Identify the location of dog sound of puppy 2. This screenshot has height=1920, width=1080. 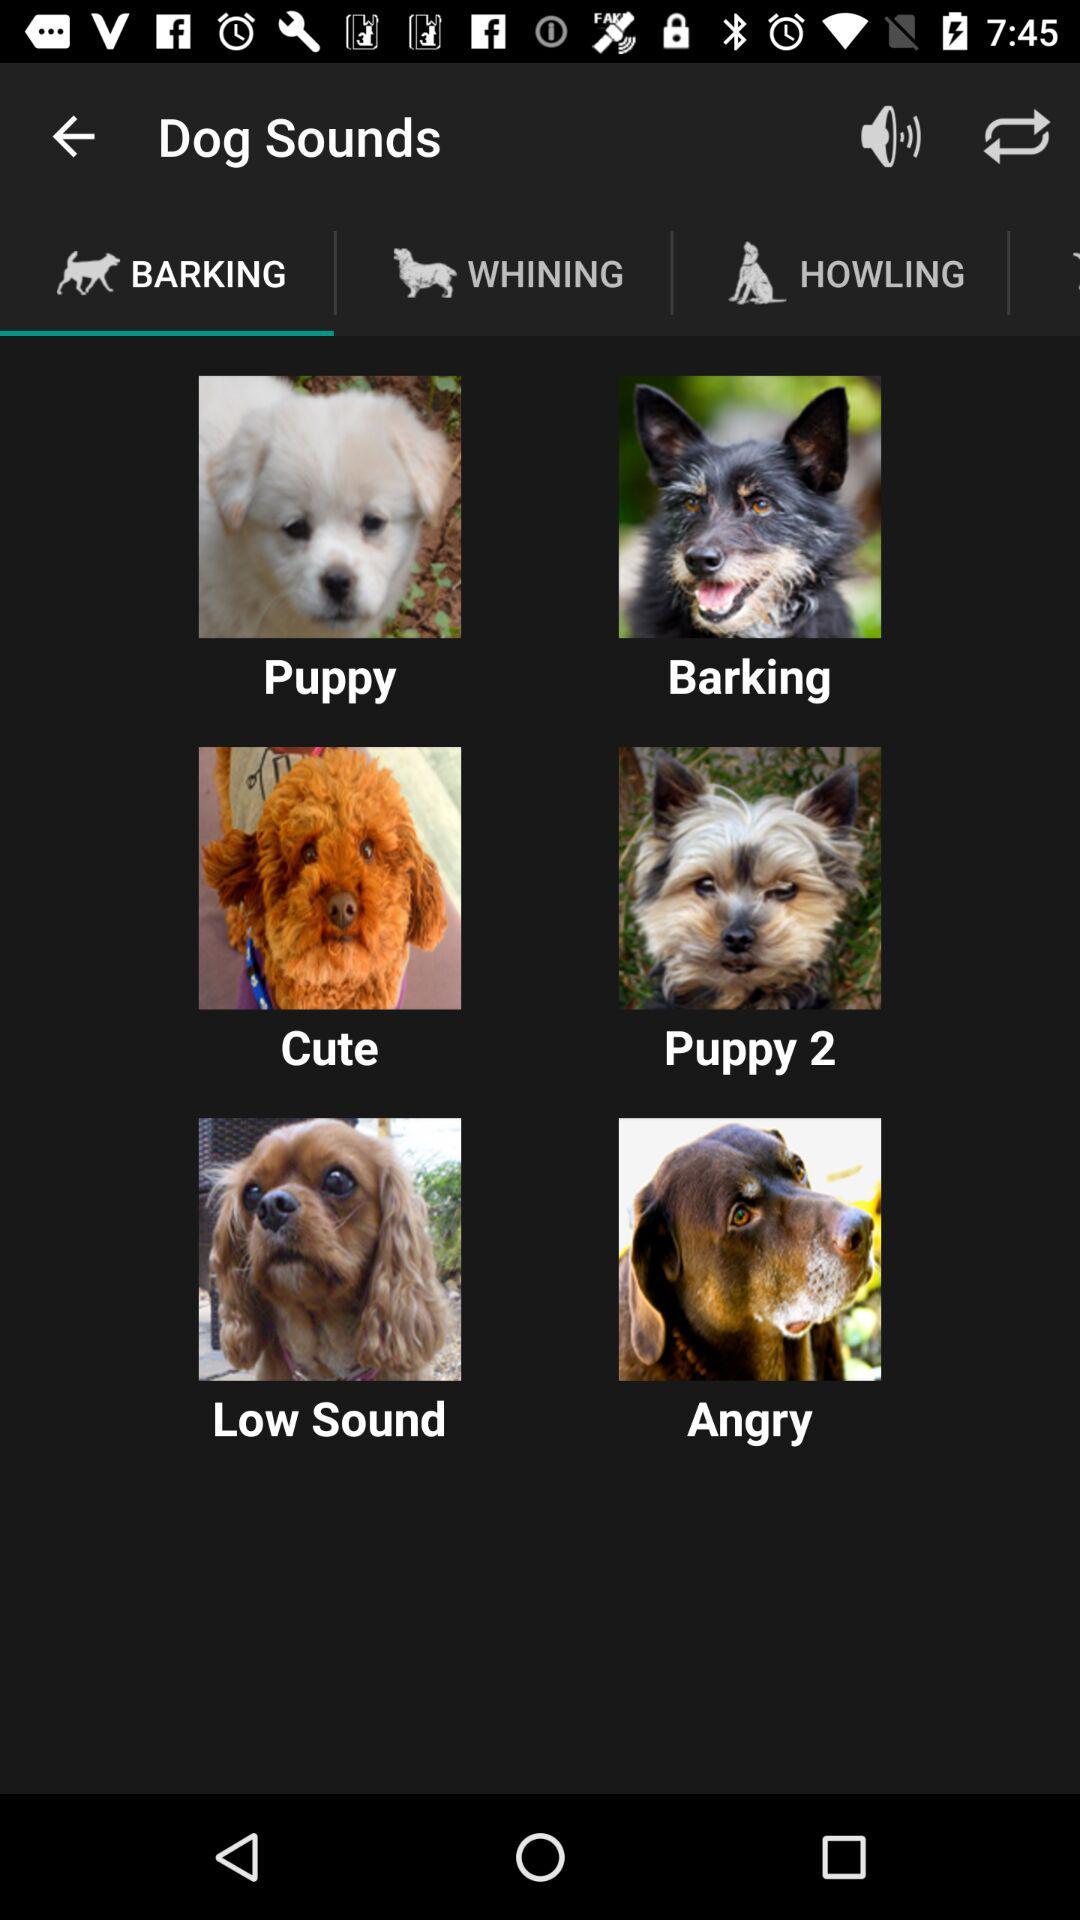
(749, 878).